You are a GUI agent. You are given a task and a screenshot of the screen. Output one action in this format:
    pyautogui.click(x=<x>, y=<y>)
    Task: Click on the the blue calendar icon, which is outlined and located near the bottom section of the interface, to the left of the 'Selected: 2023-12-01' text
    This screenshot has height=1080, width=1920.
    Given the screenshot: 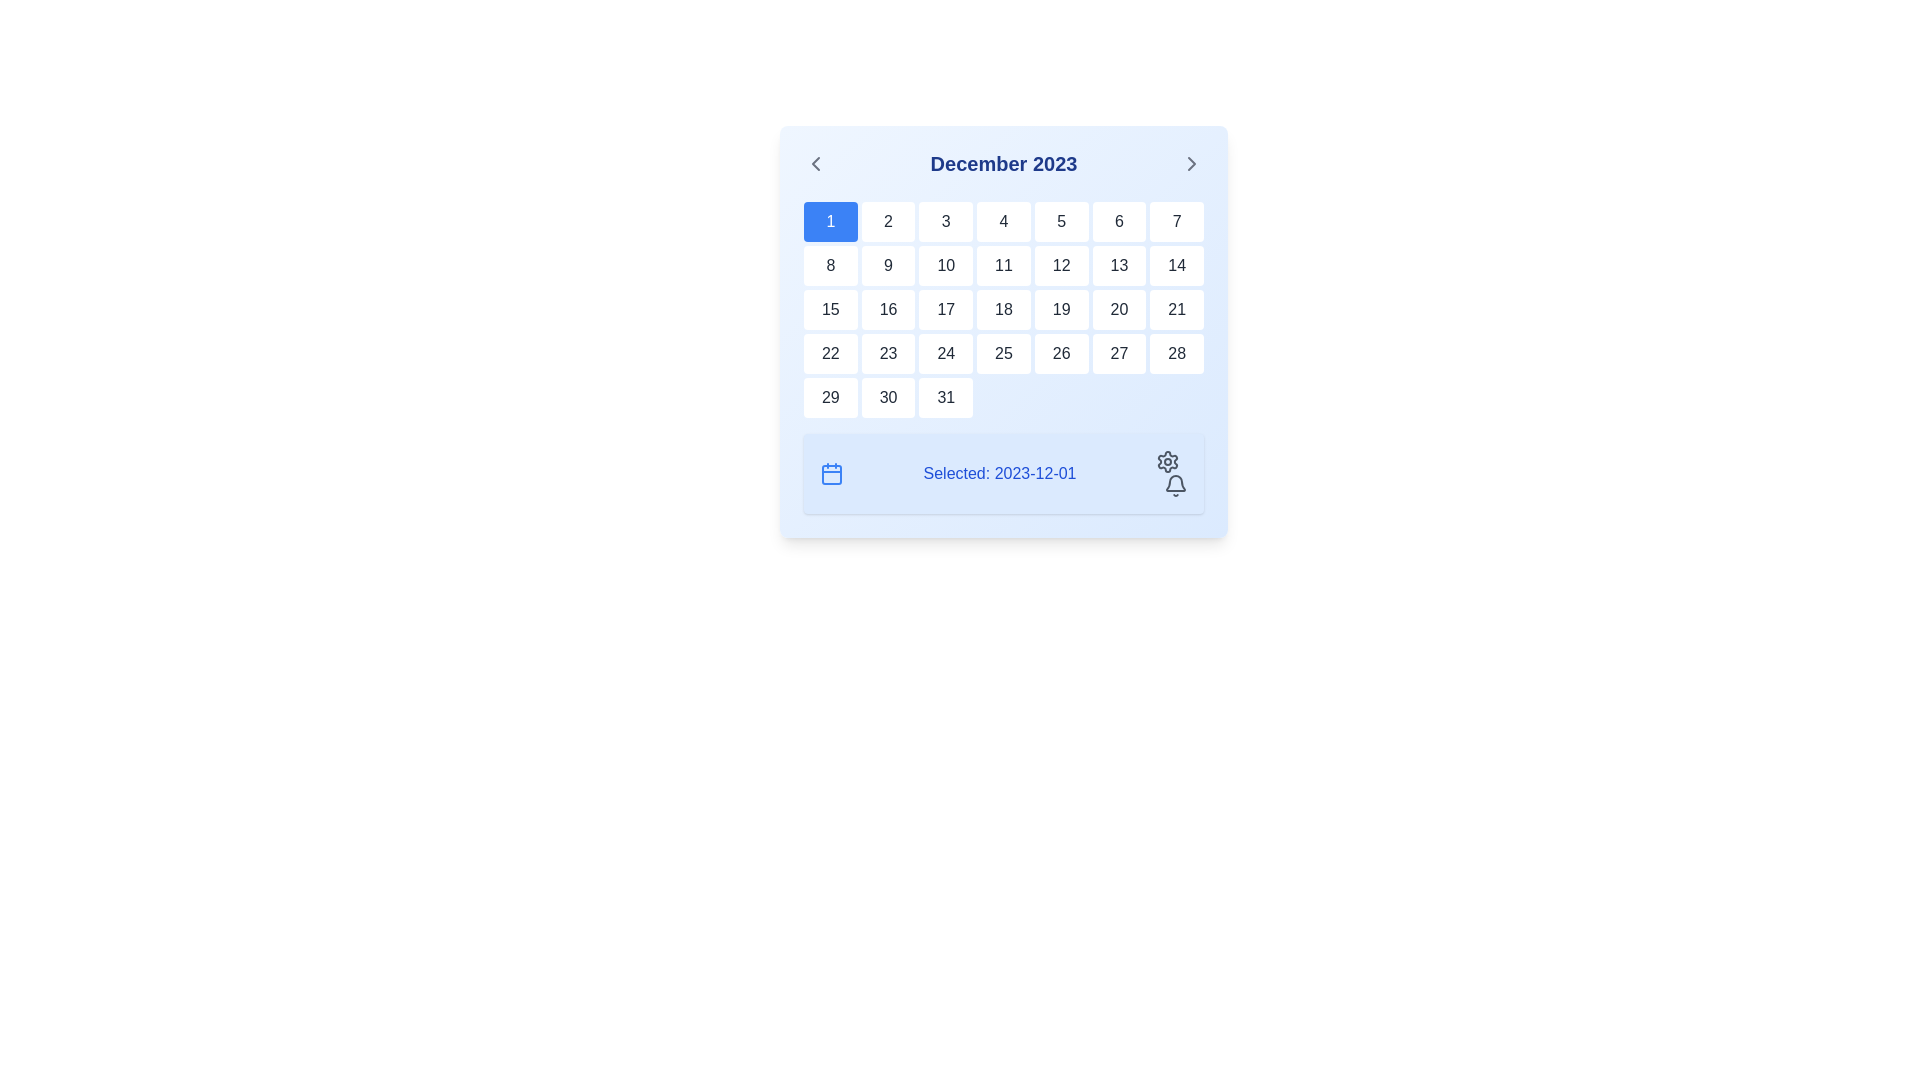 What is the action you would take?
    pyautogui.click(x=831, y=474)
    